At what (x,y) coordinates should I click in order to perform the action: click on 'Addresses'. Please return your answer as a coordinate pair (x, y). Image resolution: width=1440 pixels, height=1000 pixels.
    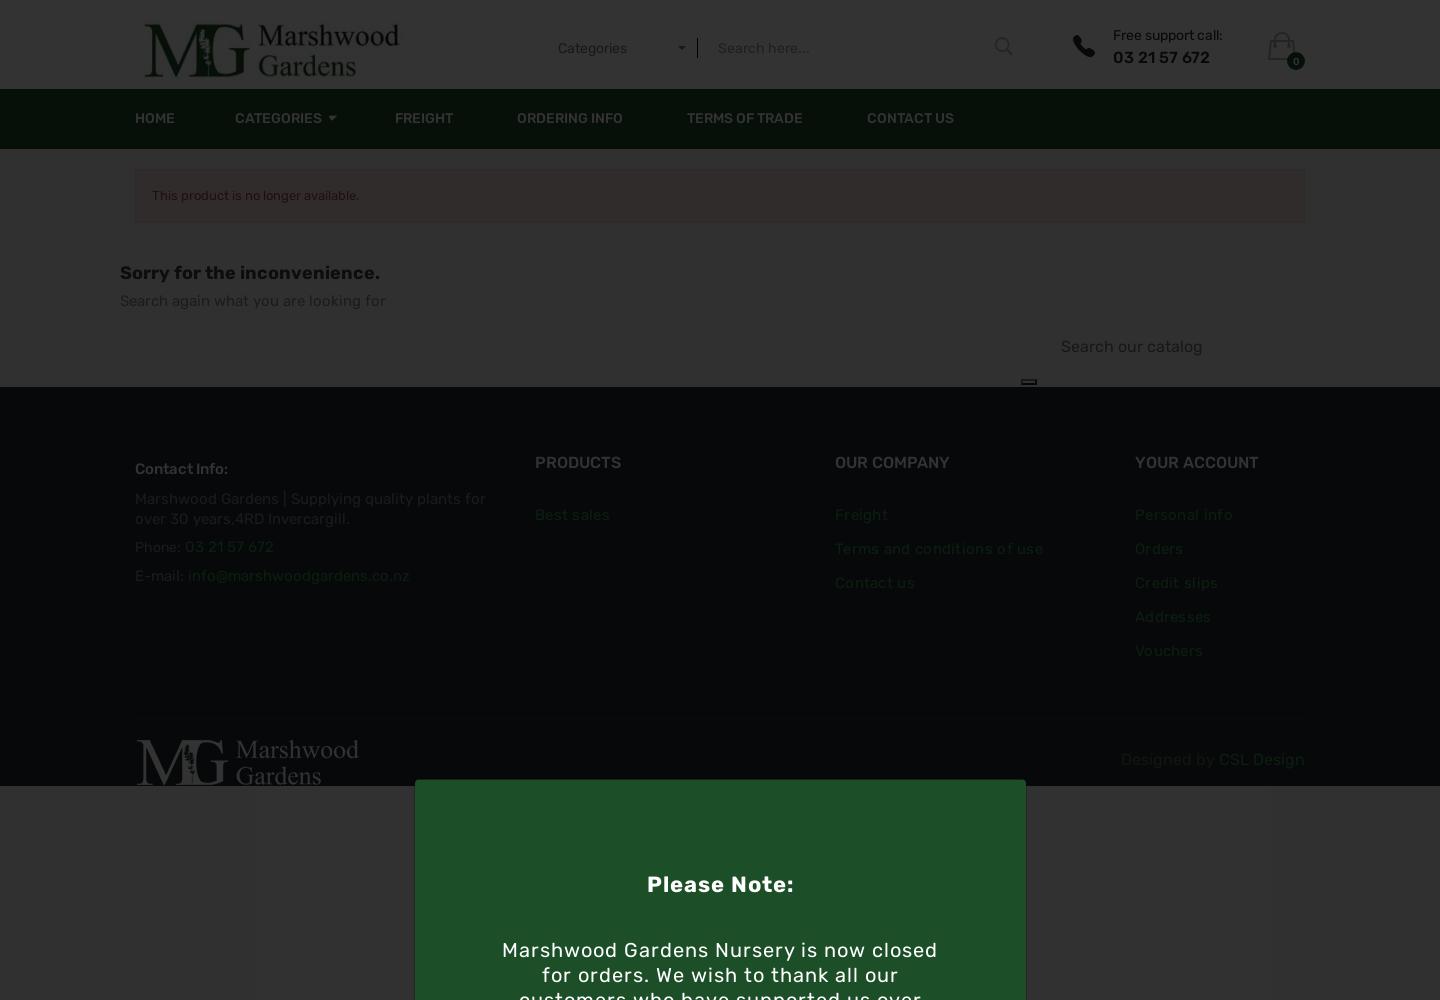
    Looking at the image, I should click on (1172, 616).